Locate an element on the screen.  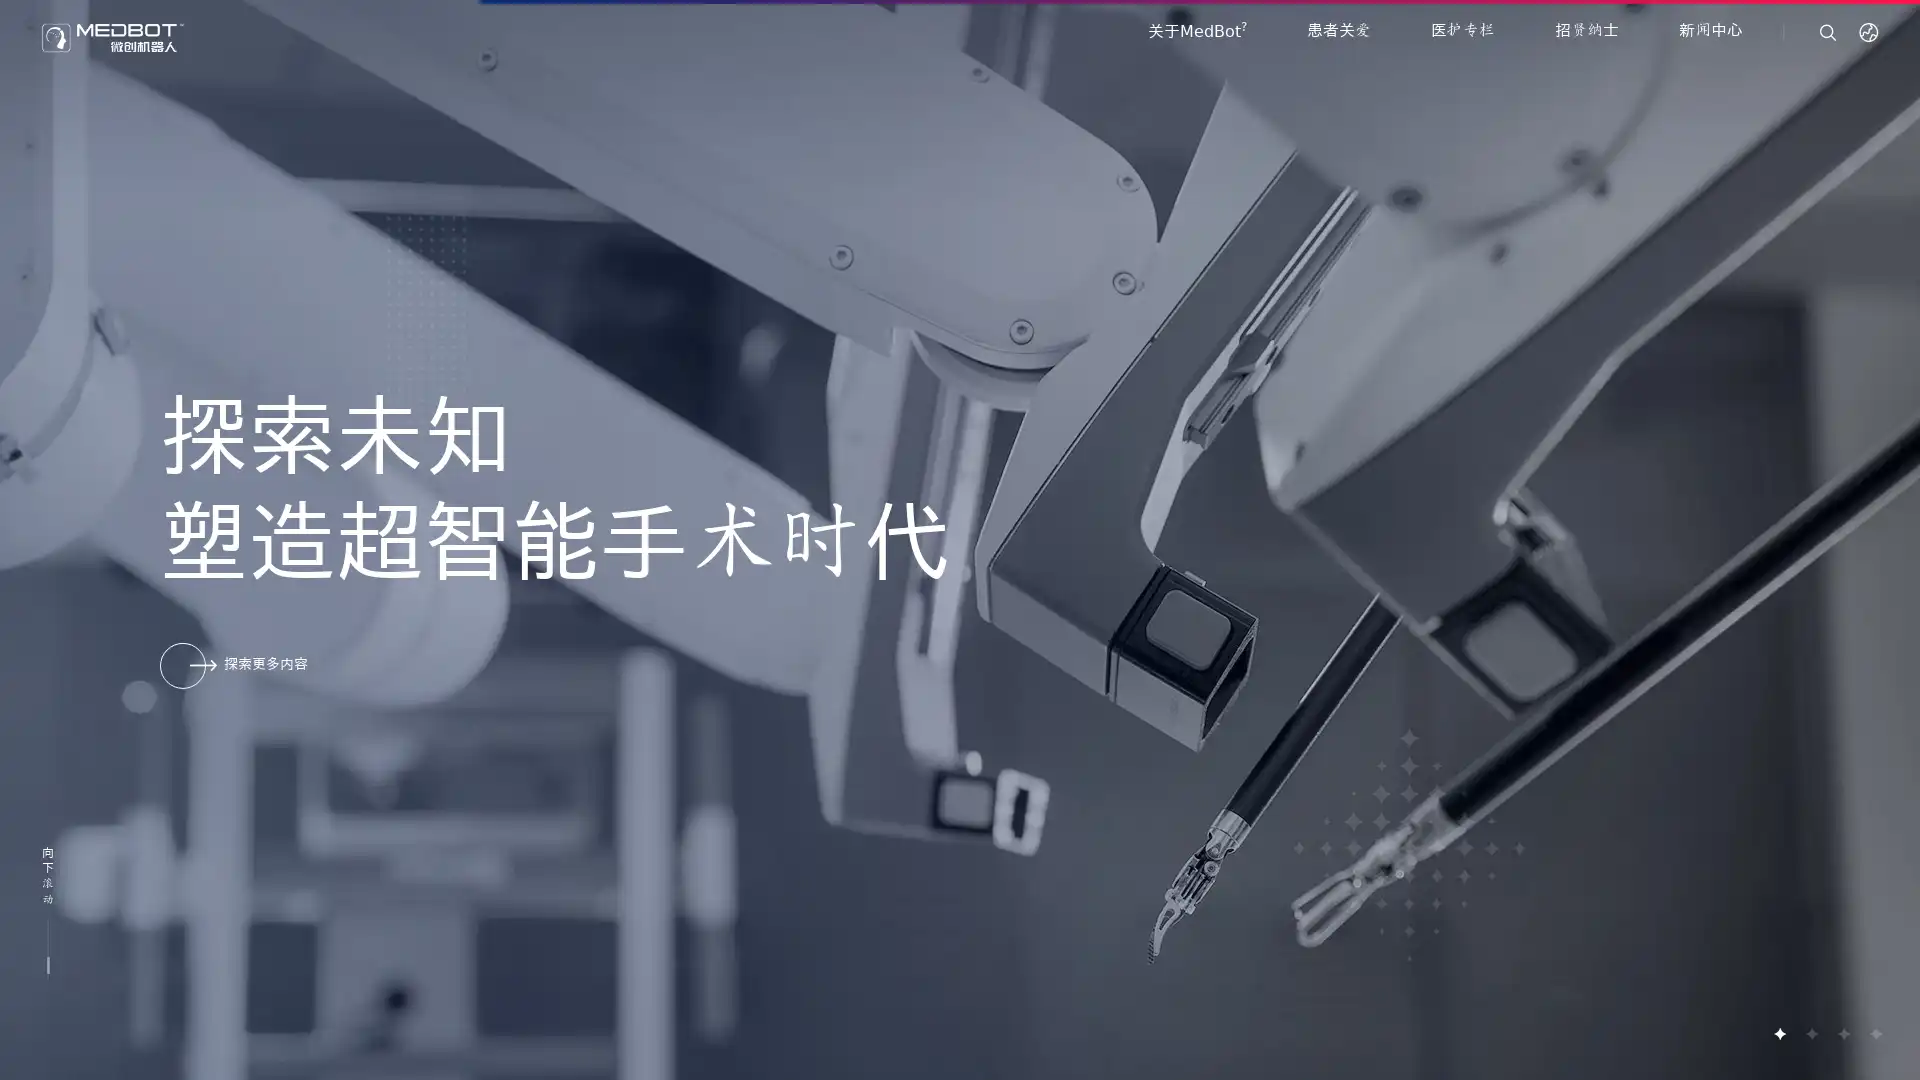
Go to slide 4 is located at coordinates (1874, 1033).